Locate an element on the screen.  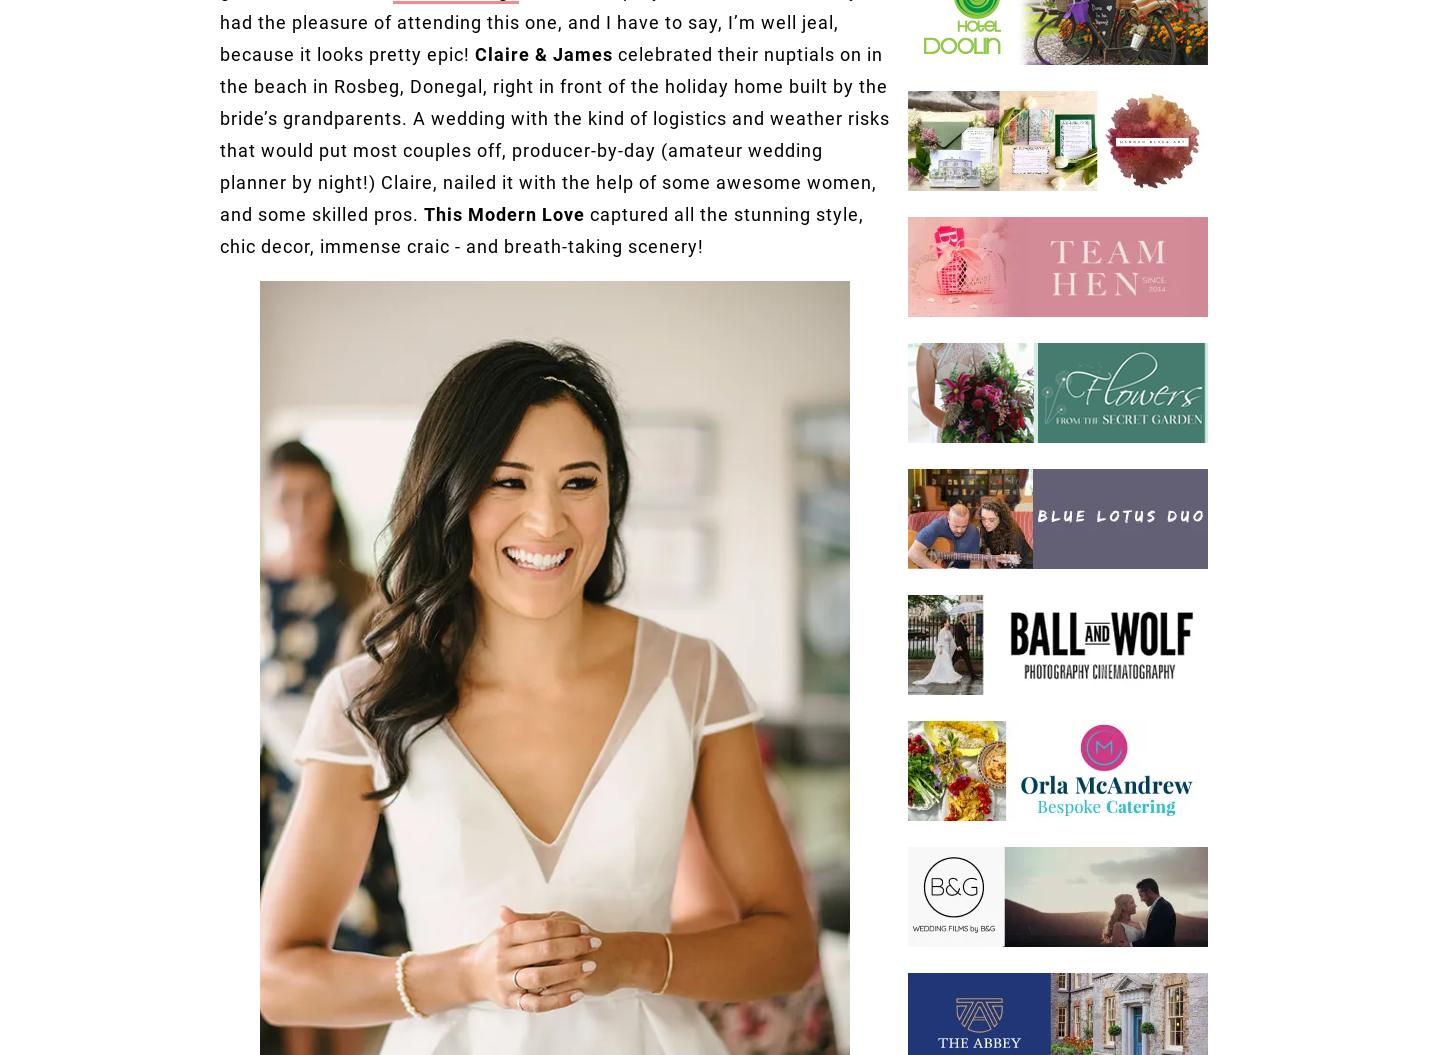
'Chi Chi London' is located at coordinates (401, 125).